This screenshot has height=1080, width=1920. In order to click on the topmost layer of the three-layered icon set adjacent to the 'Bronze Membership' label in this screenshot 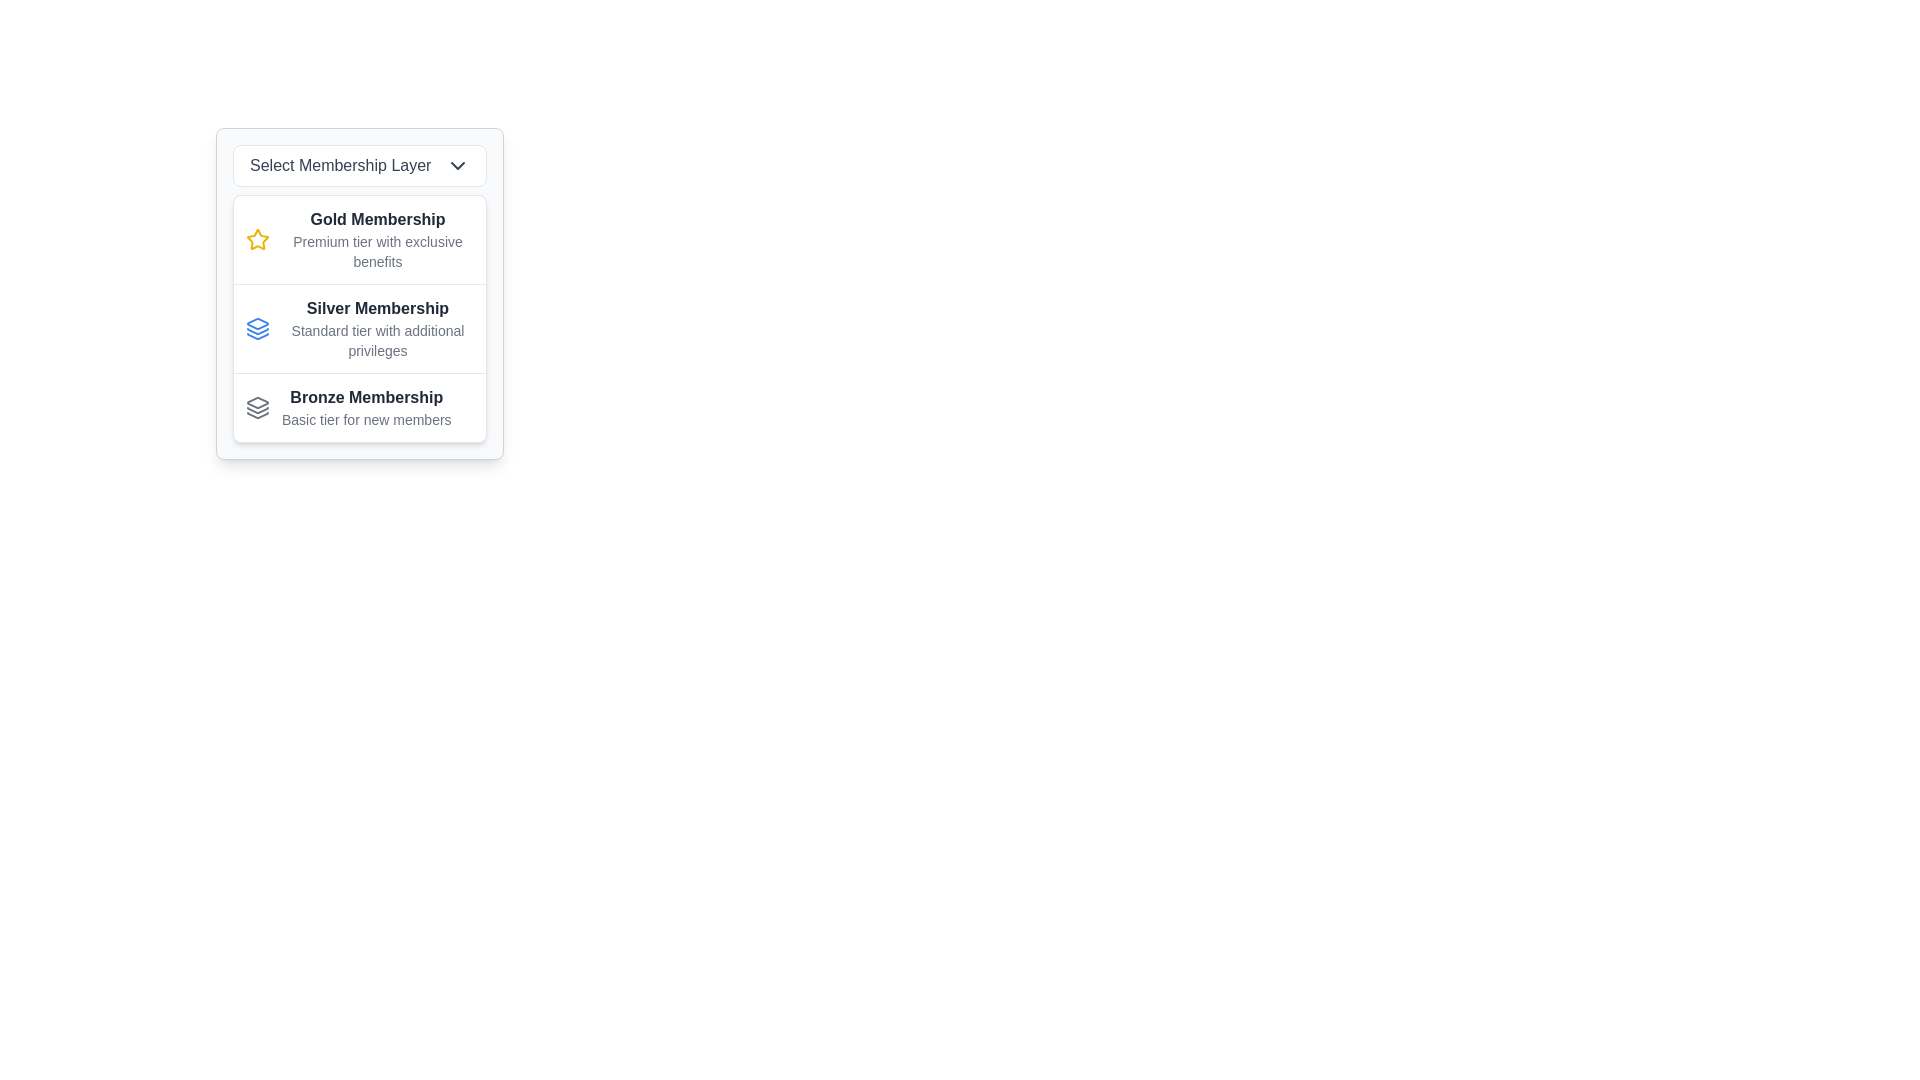, I will do `click(257, 323)`.